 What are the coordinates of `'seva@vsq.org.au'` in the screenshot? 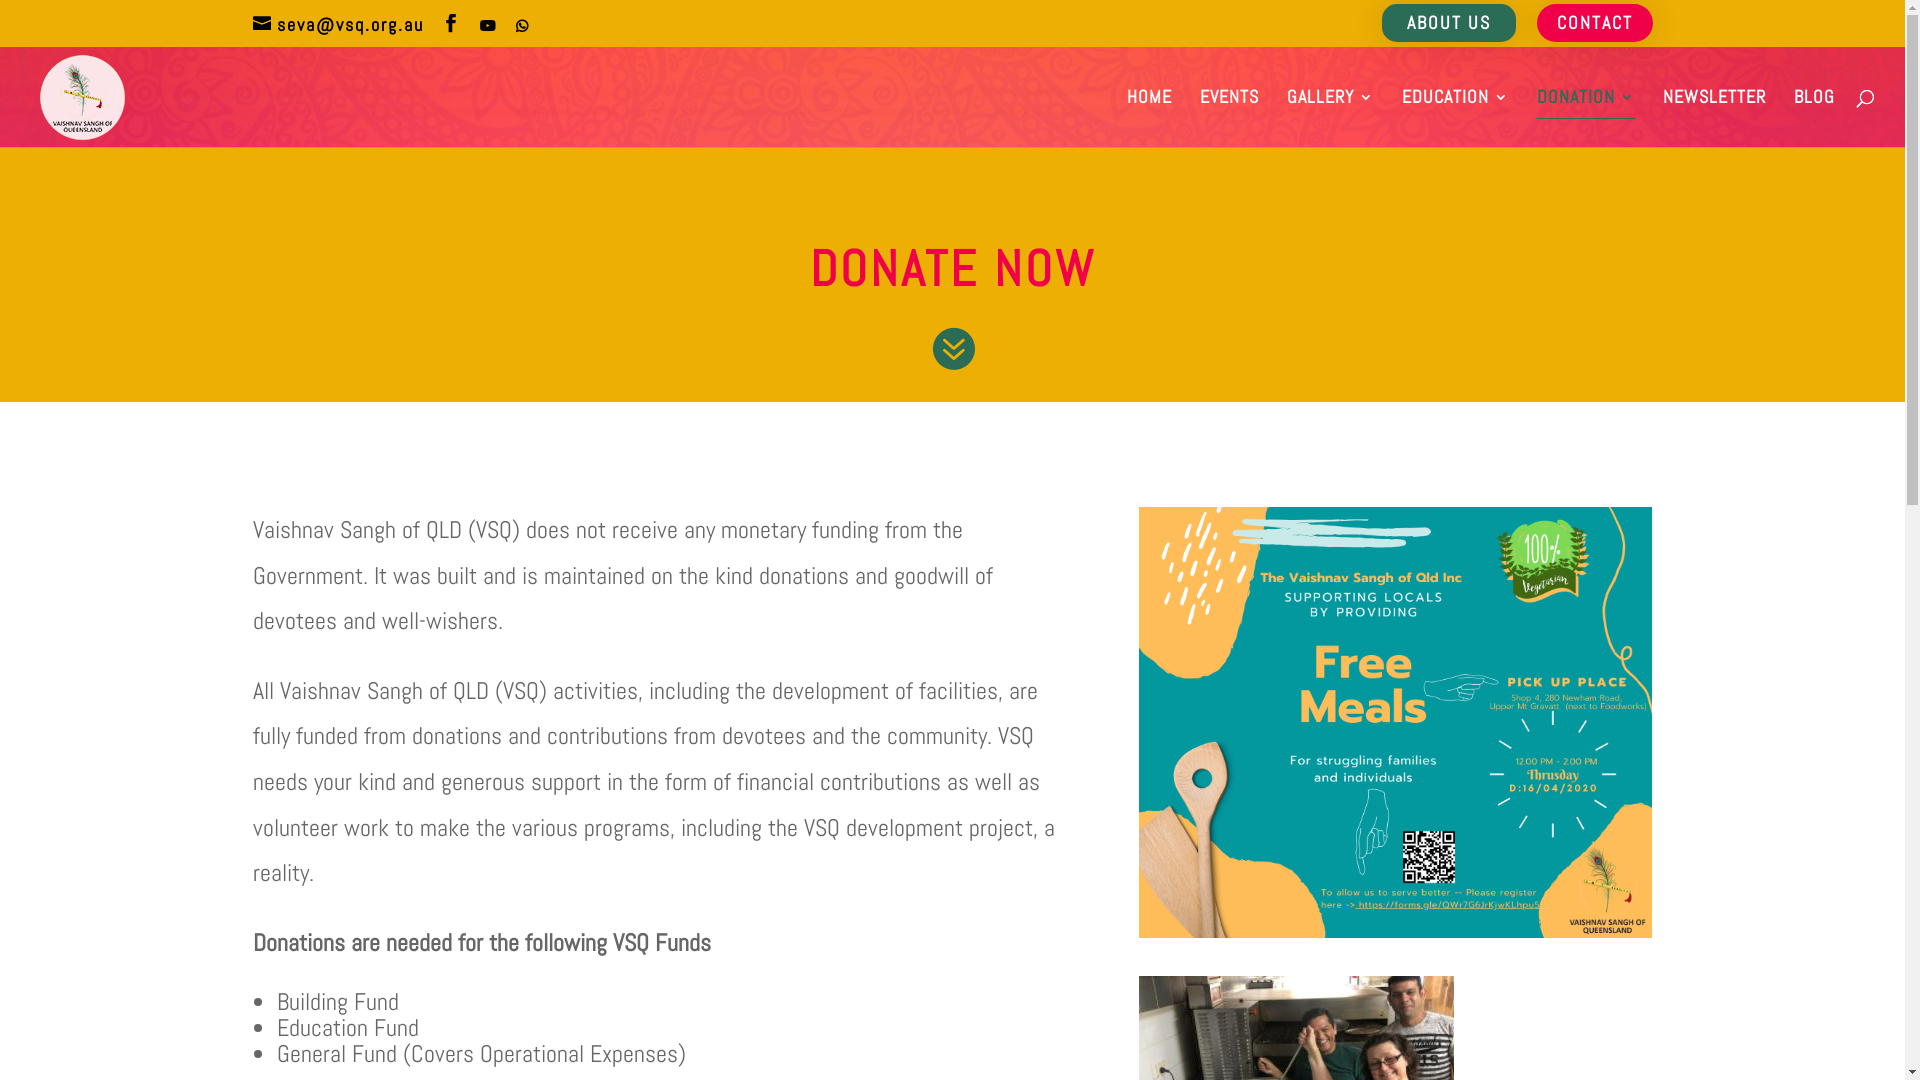 It's located at (337, 23).